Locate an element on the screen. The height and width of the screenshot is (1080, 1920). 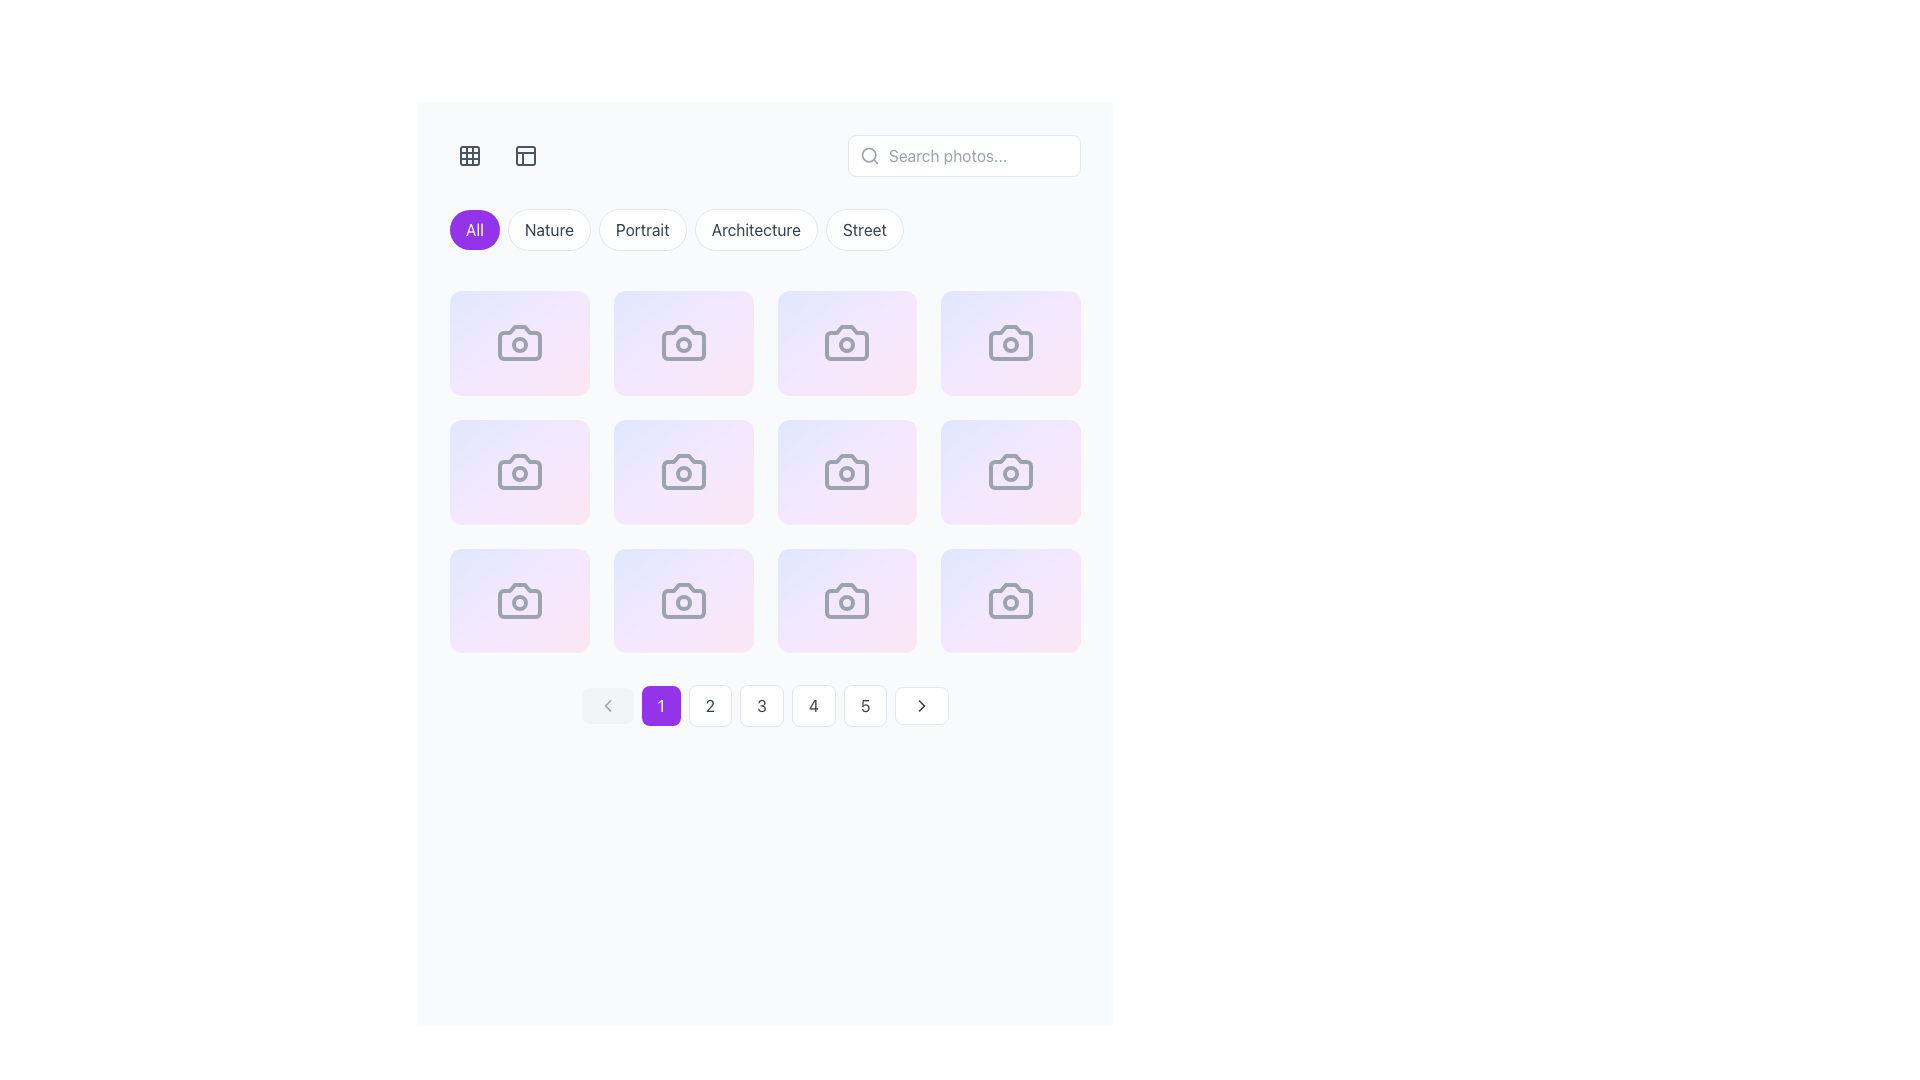
the third interactive button with an icon located near the center-right of the interface is located at coordinates (574, 490).